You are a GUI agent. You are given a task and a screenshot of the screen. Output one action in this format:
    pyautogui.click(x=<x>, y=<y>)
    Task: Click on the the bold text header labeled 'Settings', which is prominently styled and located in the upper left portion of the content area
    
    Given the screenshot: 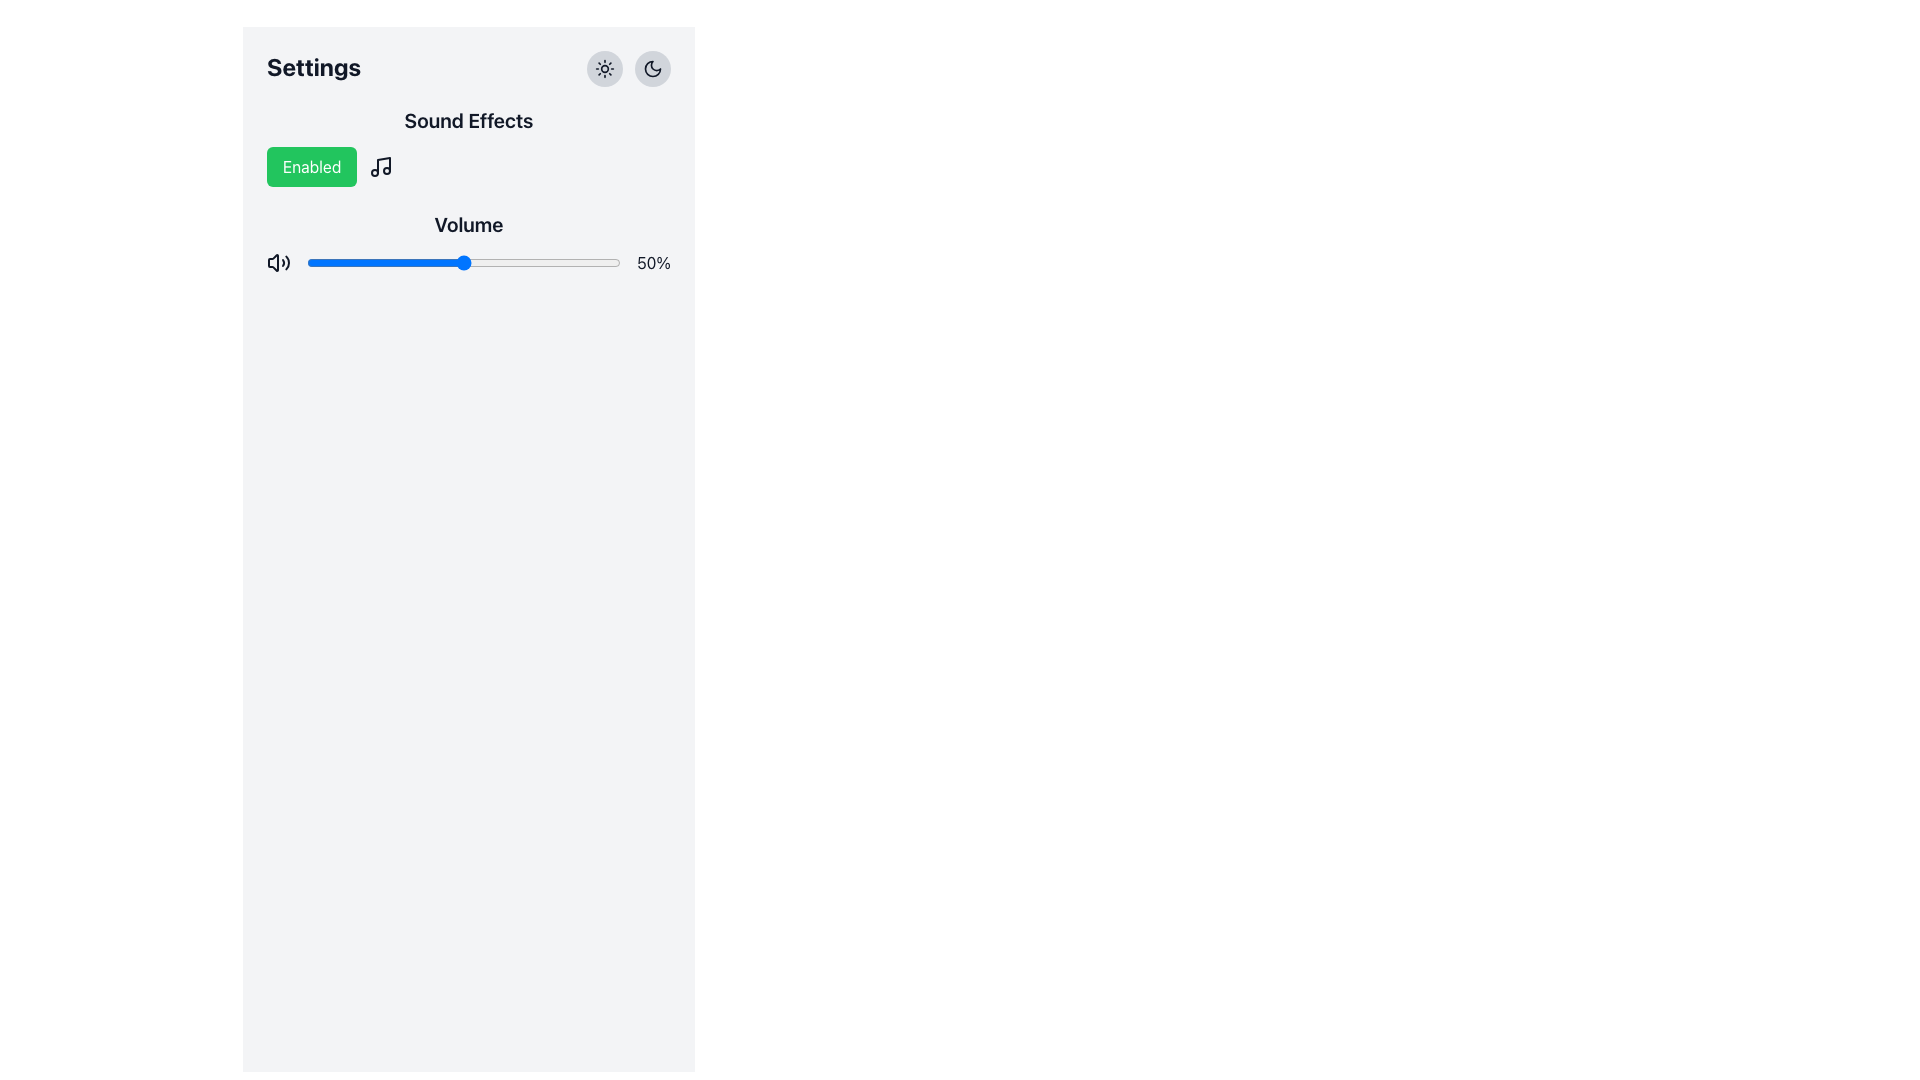 What is the action you would take?
    pyautogui.click(x=313, y=68)
    